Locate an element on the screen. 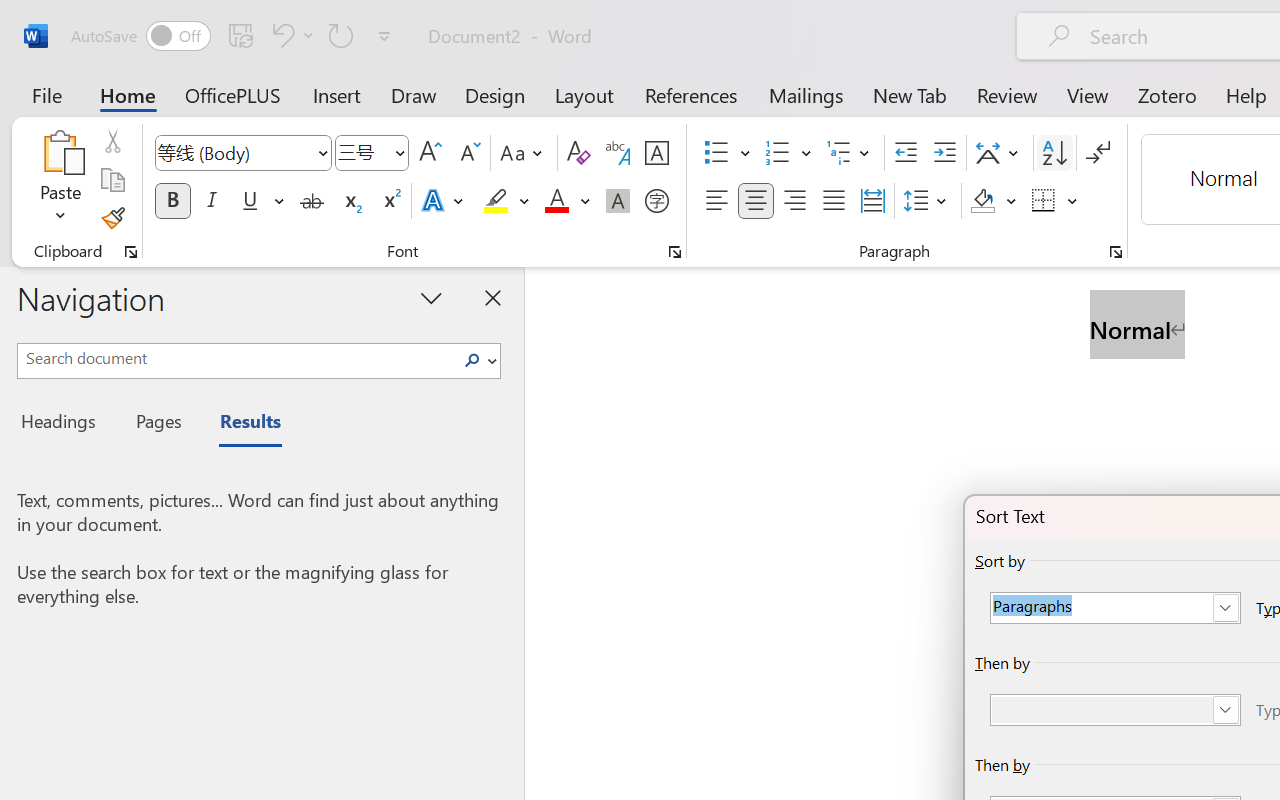  'Text Effects and Typography' is located at coordinates (443, 201).